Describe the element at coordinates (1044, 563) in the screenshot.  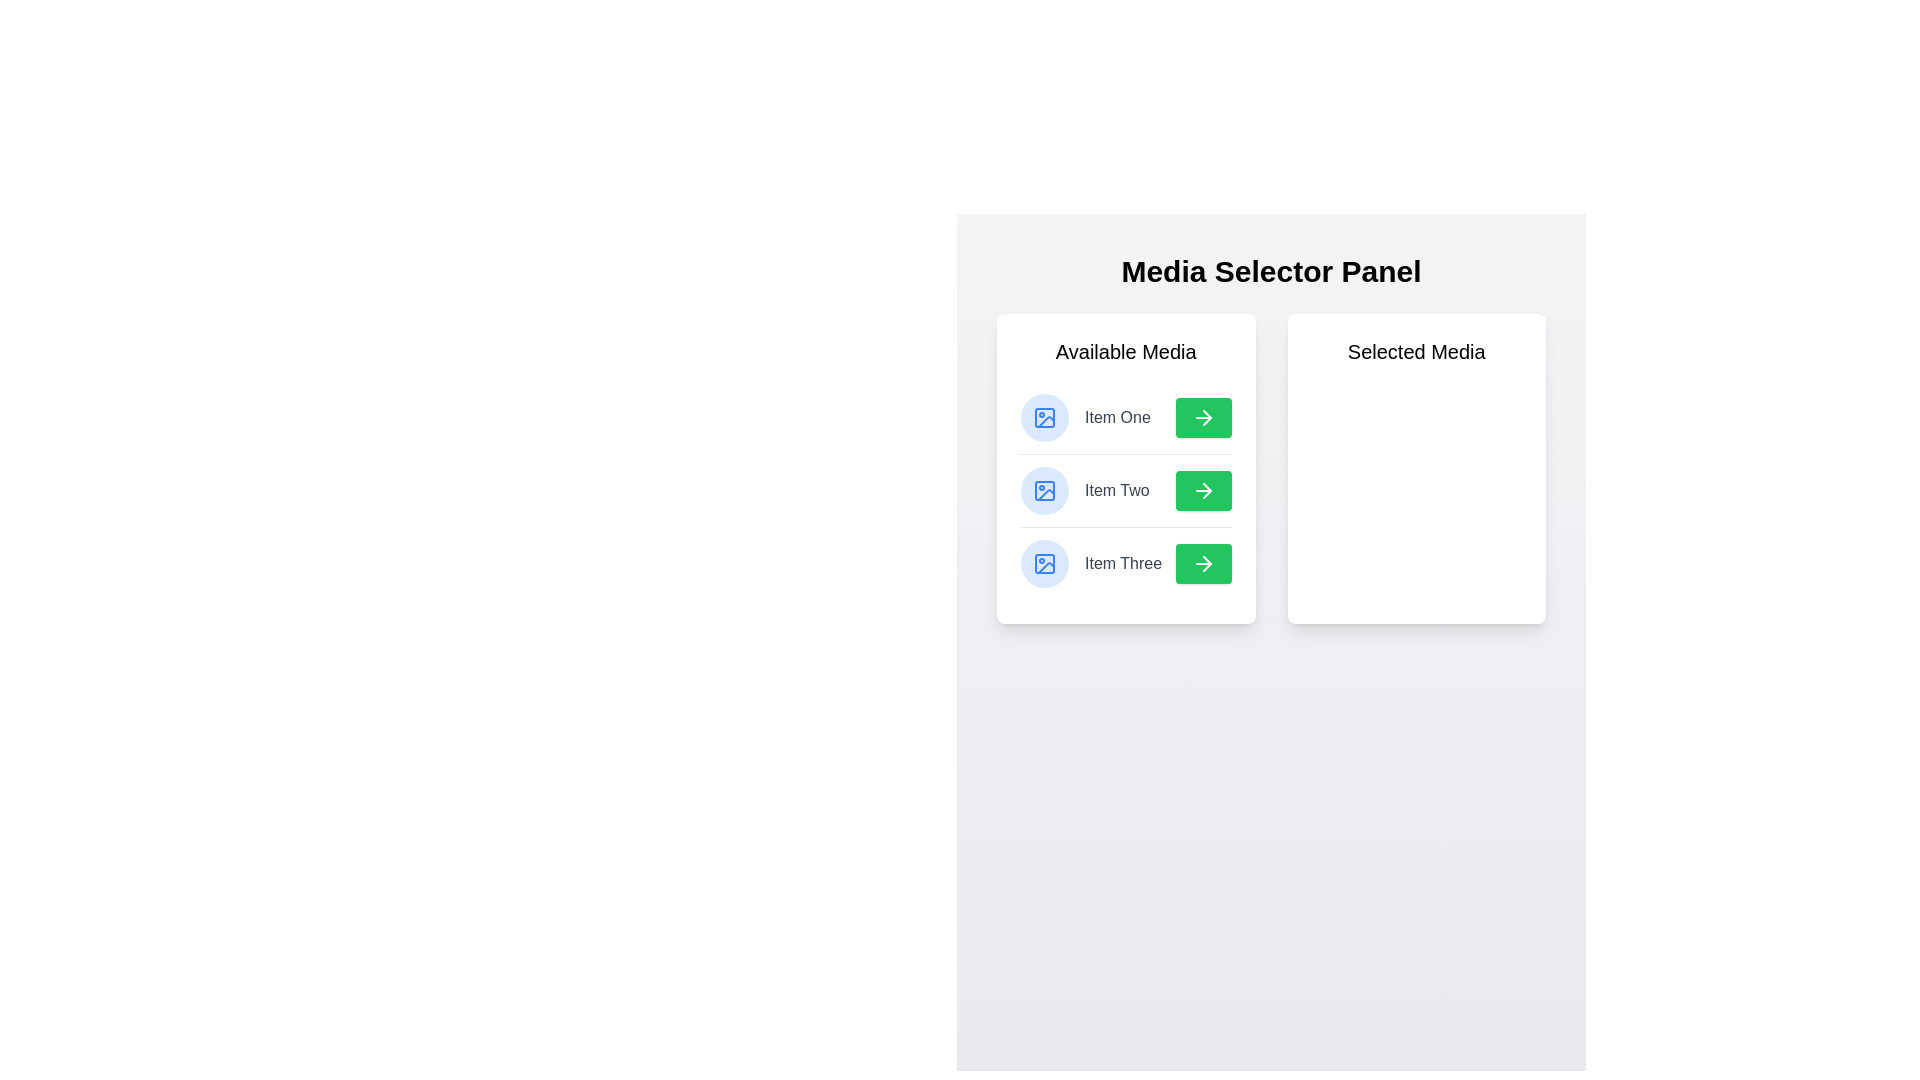
I see `the SVG icon with a blue-tinted circular background that represents an image placeholder, located in the 'Available Media' section under 'Item Three'` at that location.